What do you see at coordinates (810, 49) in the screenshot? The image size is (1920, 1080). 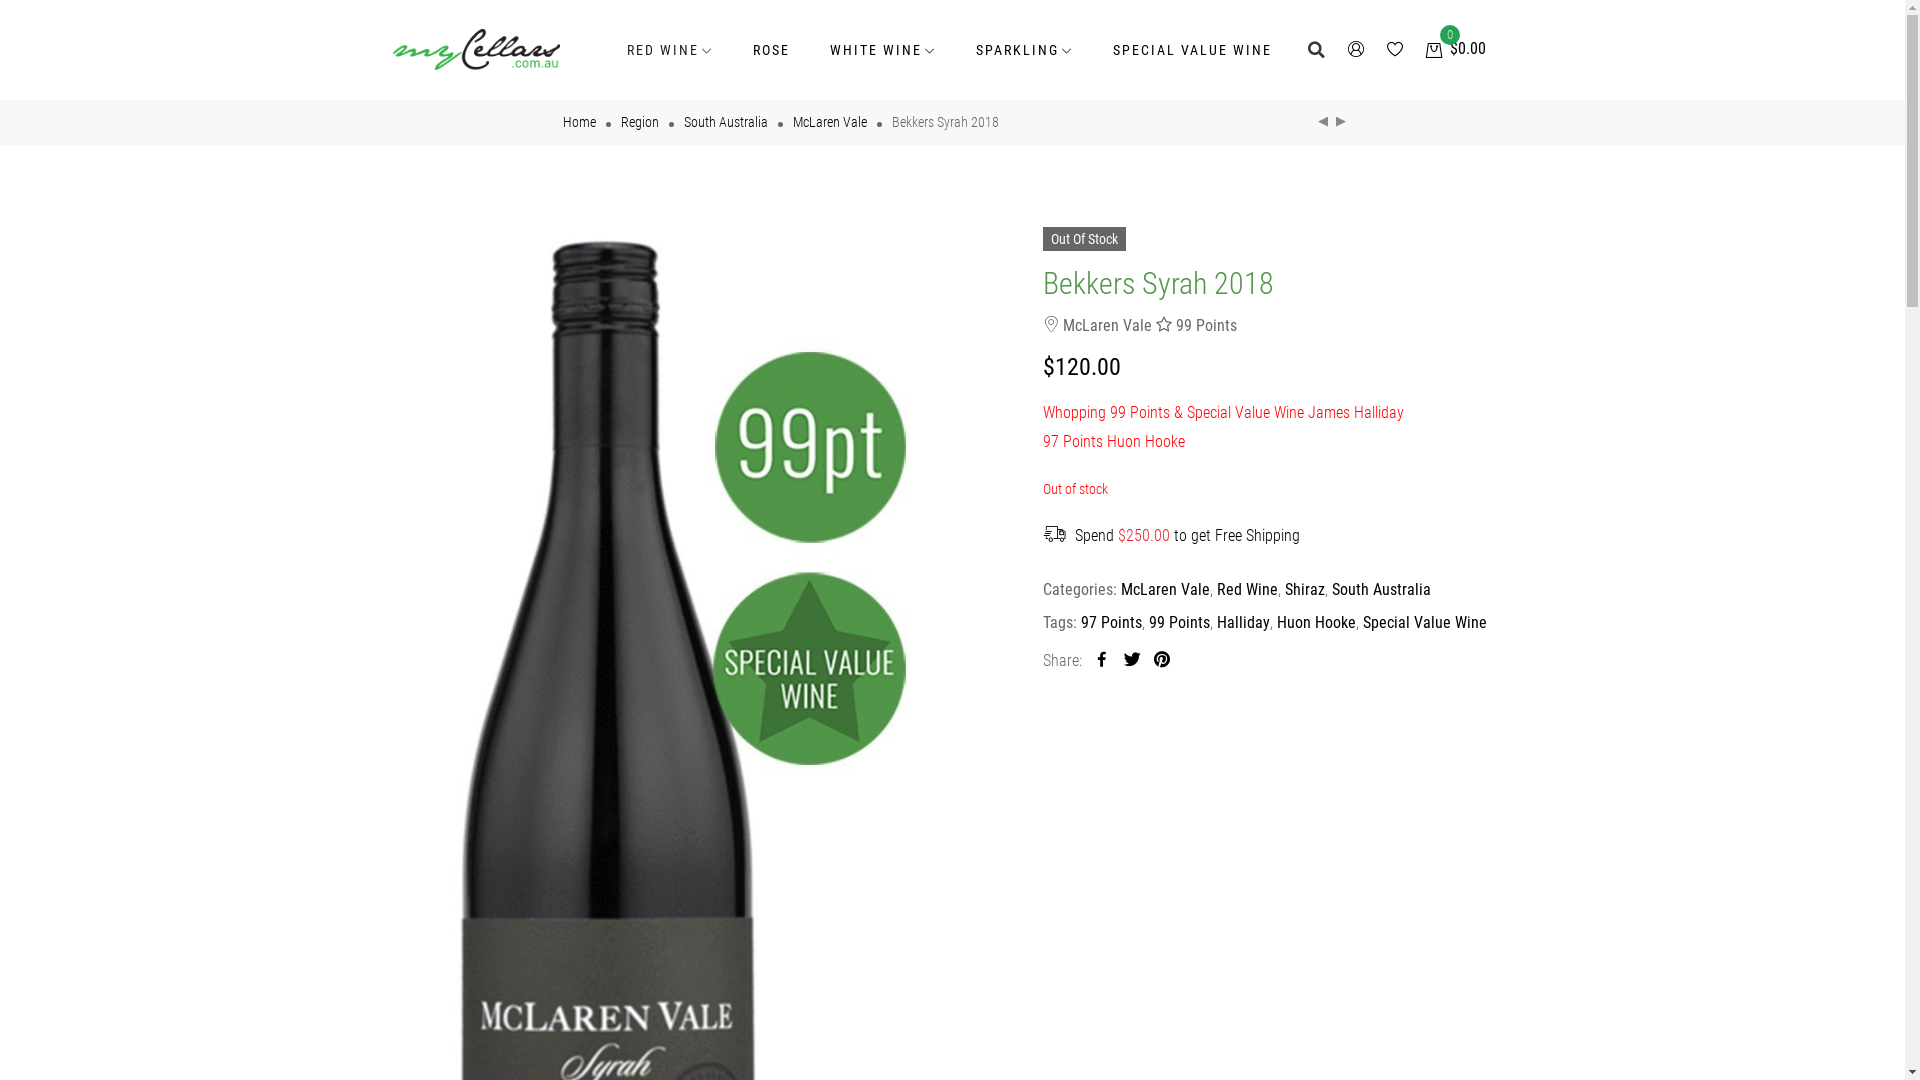 I see `'WHITE WINE'` at bounding box center [810, 49].